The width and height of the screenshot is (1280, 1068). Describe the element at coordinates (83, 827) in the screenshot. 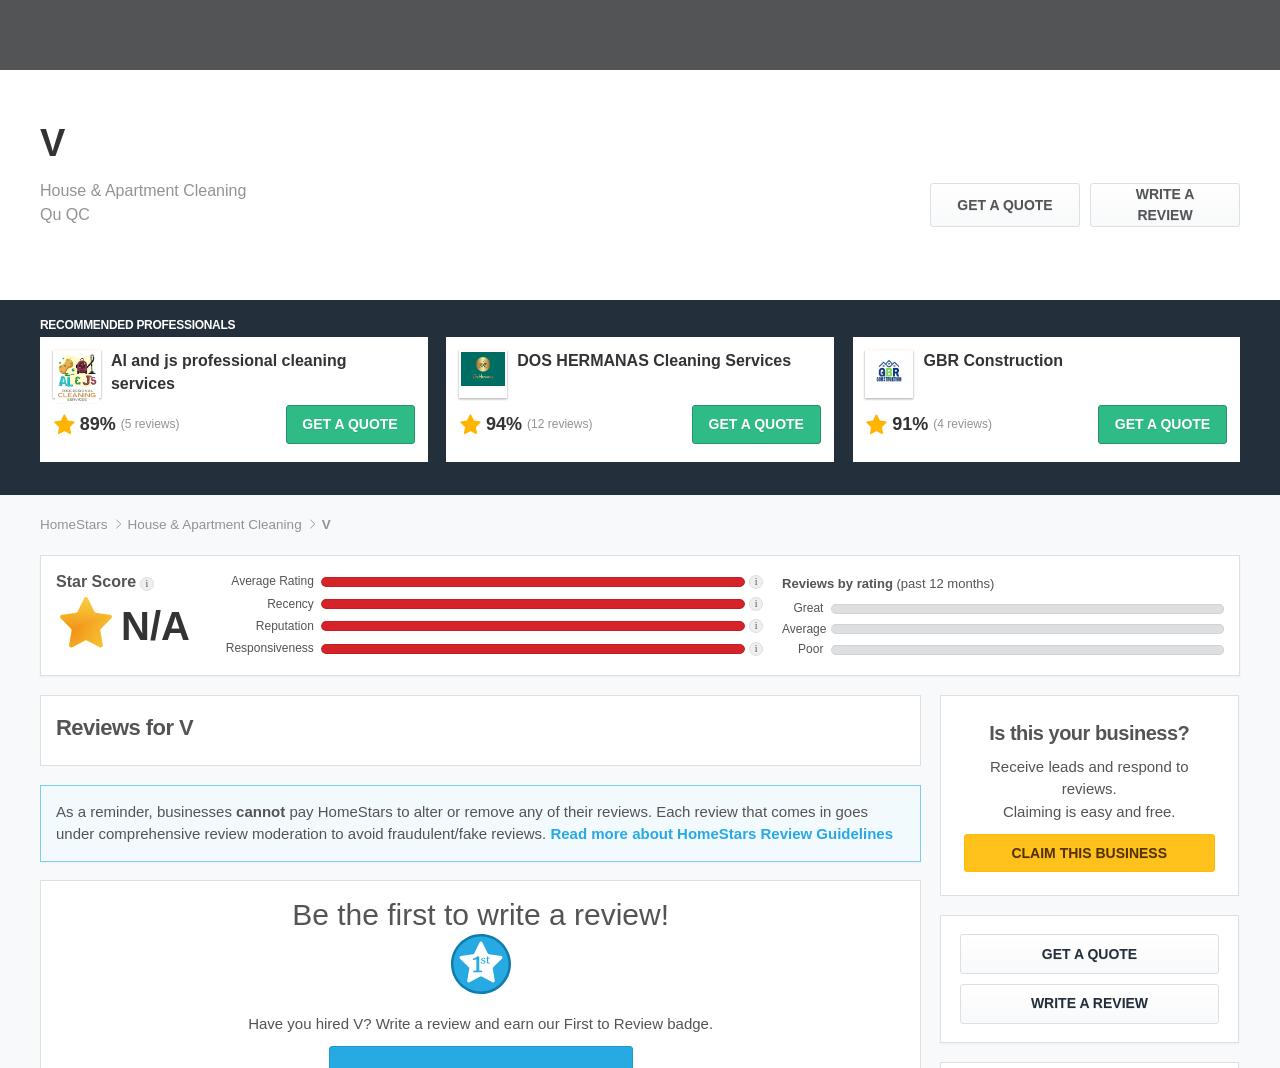

I see `'Homeowner FAQ'` at that location.